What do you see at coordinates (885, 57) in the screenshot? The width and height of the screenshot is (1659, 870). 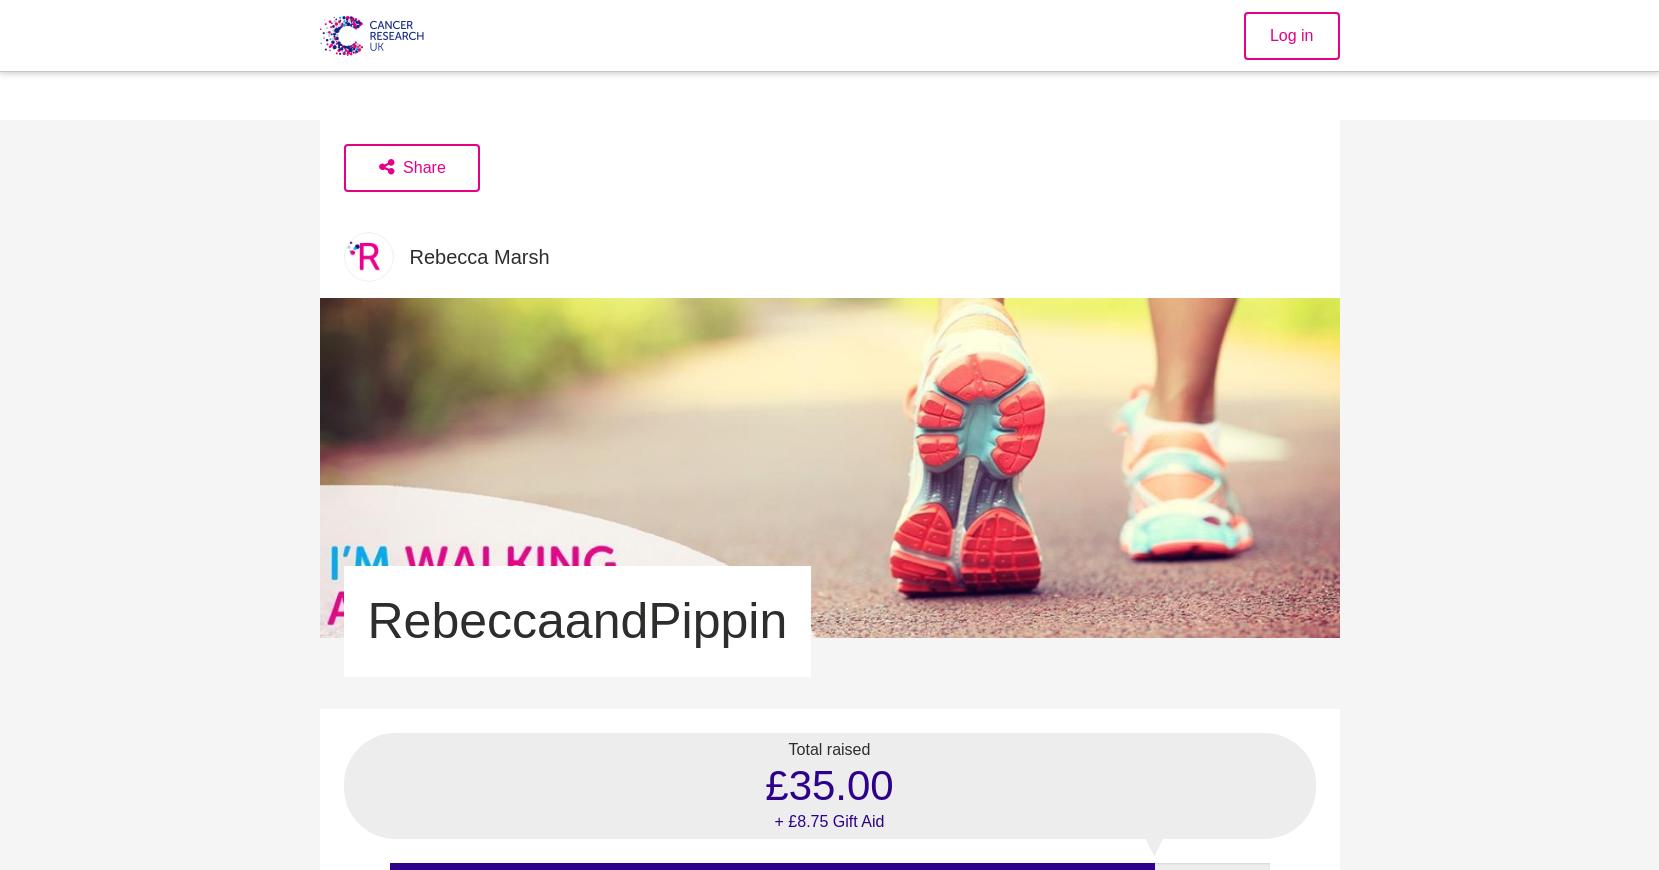 I see `'Together we will beat cancer'` at bounding box center [885, 57].